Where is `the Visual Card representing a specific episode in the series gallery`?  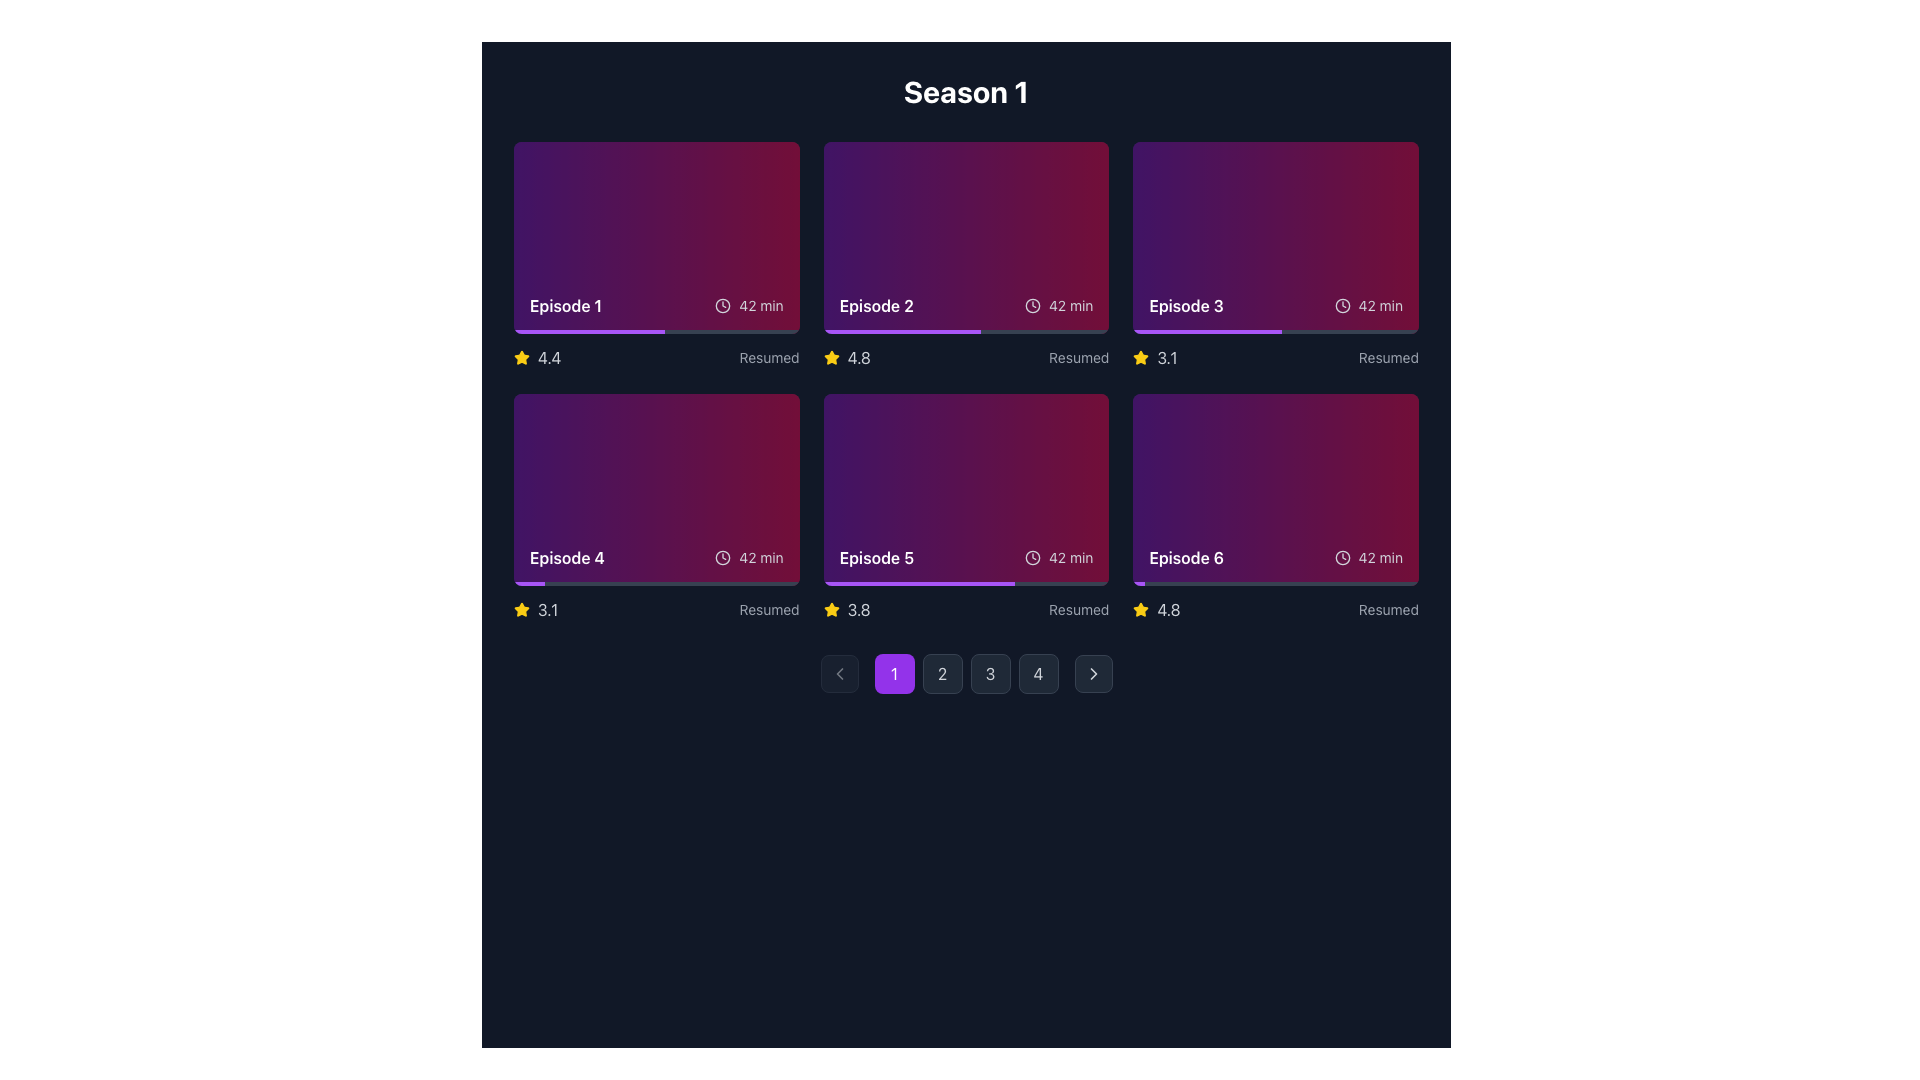
the Visual Card representing a specific episode in the series gallery is located at coordinates (1275, 237).